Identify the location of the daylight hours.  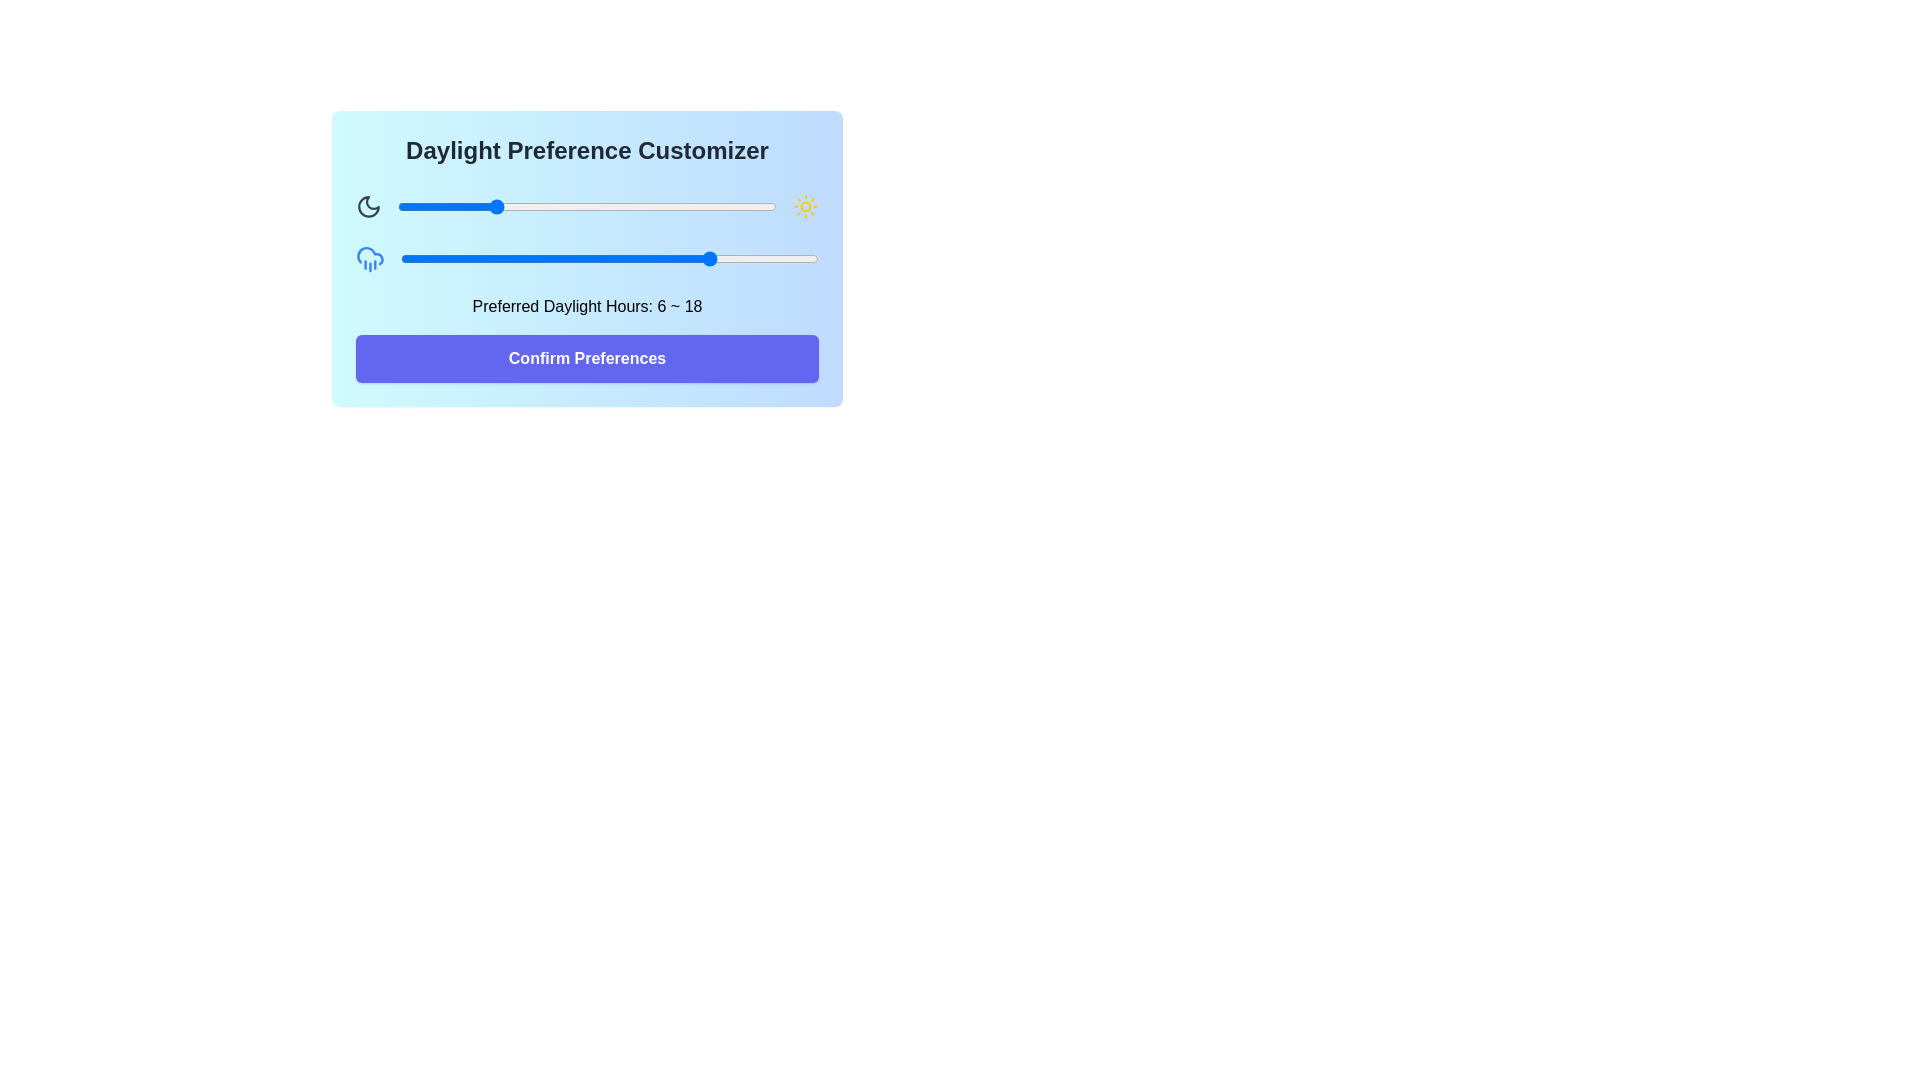
(508, 207).